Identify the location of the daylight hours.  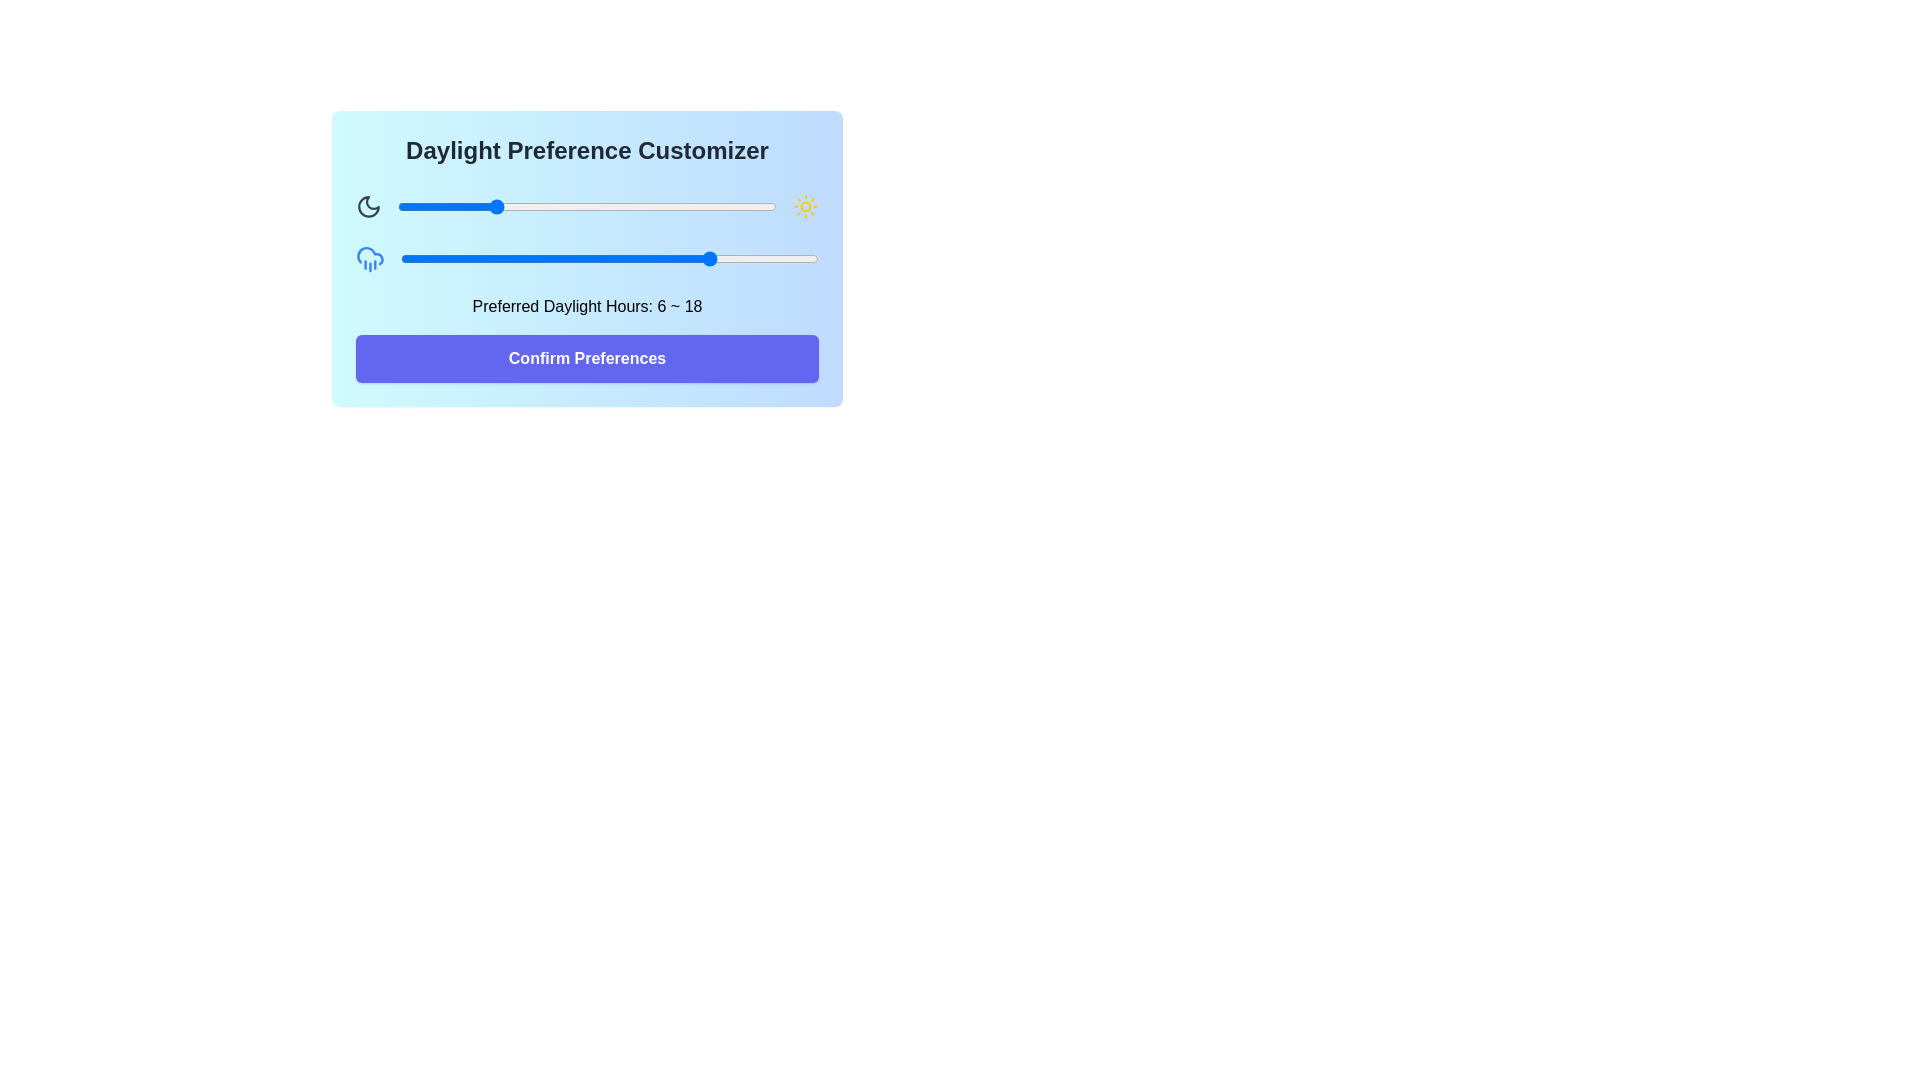
(508, 207).